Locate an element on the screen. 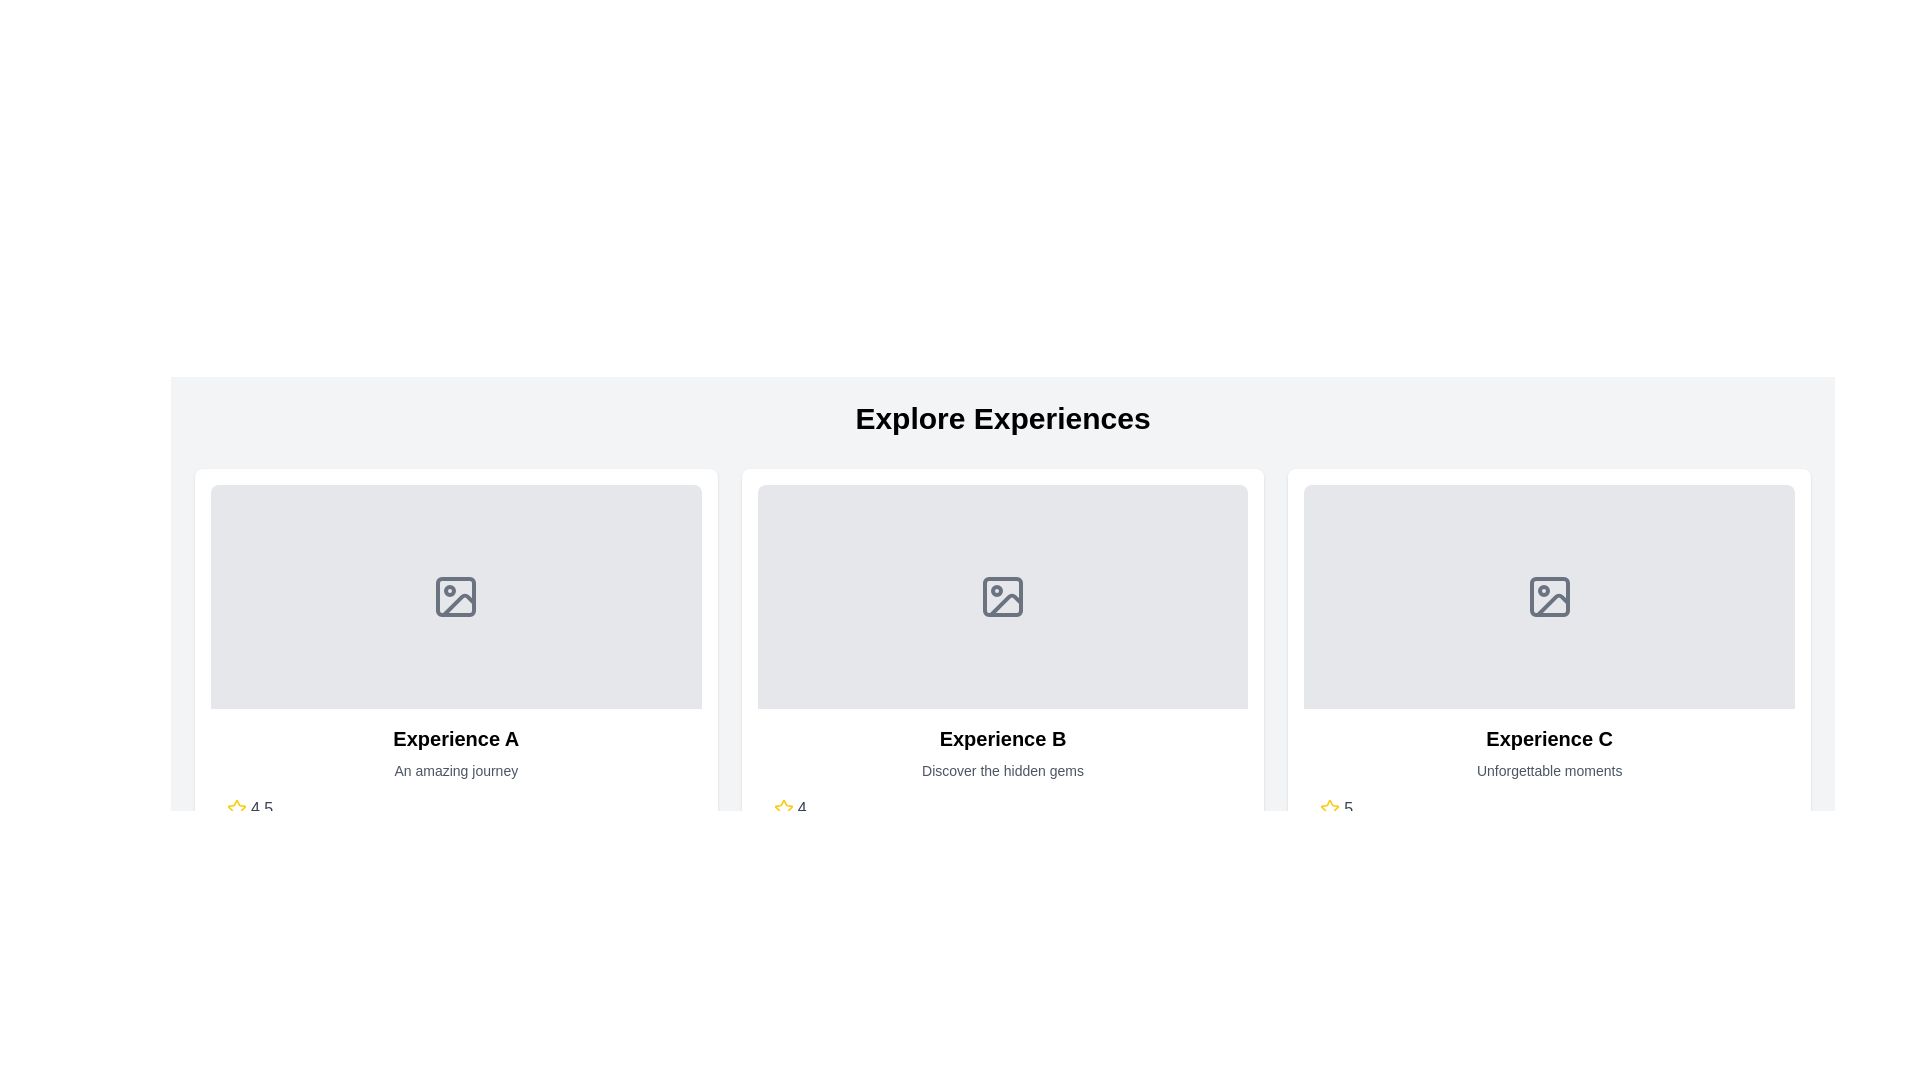 This screenshot has height=1080, width=1920. the yellow star icon component associated with the rating number '5' in the 'Experience C' panel of the 'Explore Experiences' section is located at coordinates (1330, 807).